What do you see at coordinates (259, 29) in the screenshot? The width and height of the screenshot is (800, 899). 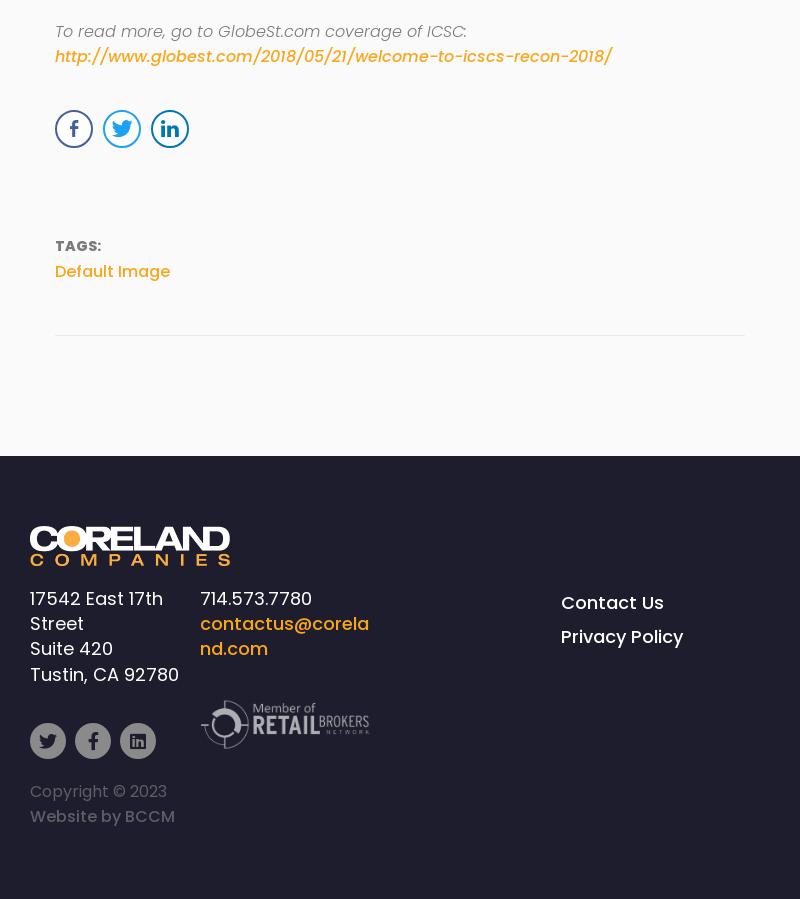 I see `'To read more, go to GlobeSt.com coverage of ICSC:'` at bounding box center [259, 29].